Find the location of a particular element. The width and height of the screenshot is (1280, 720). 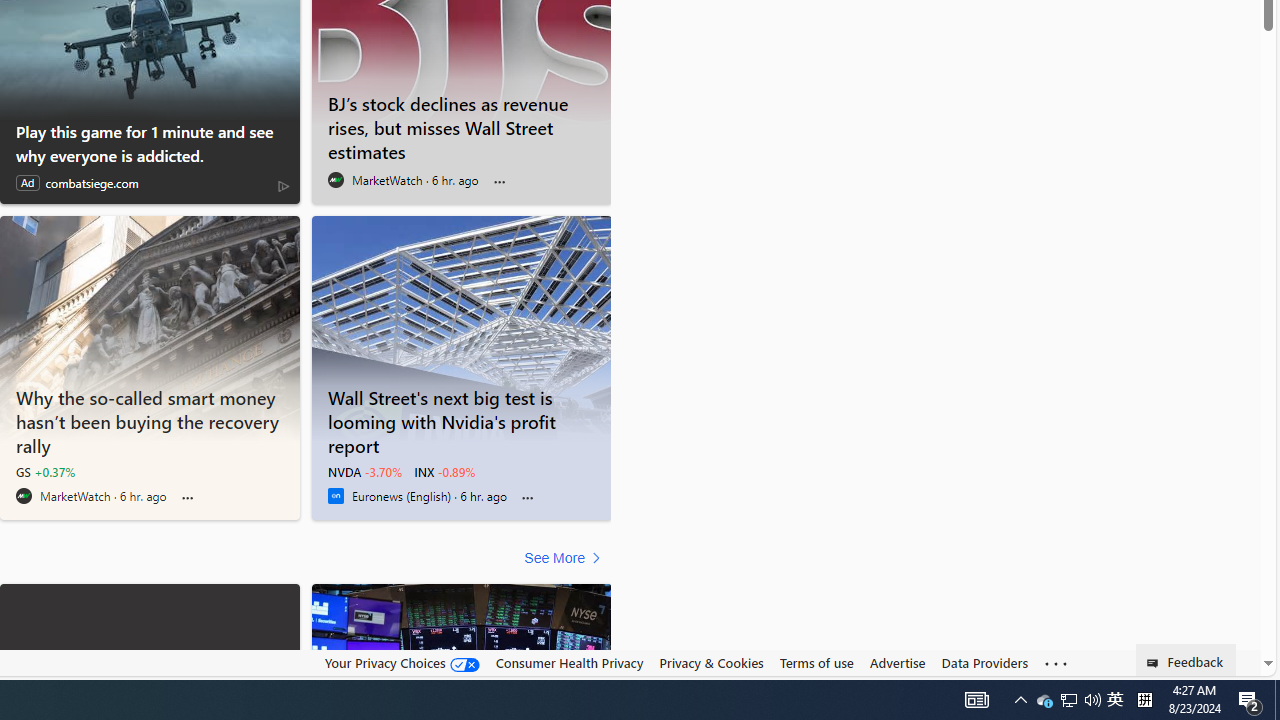

'Euronews (English)' is located at coordinates (335, 495).